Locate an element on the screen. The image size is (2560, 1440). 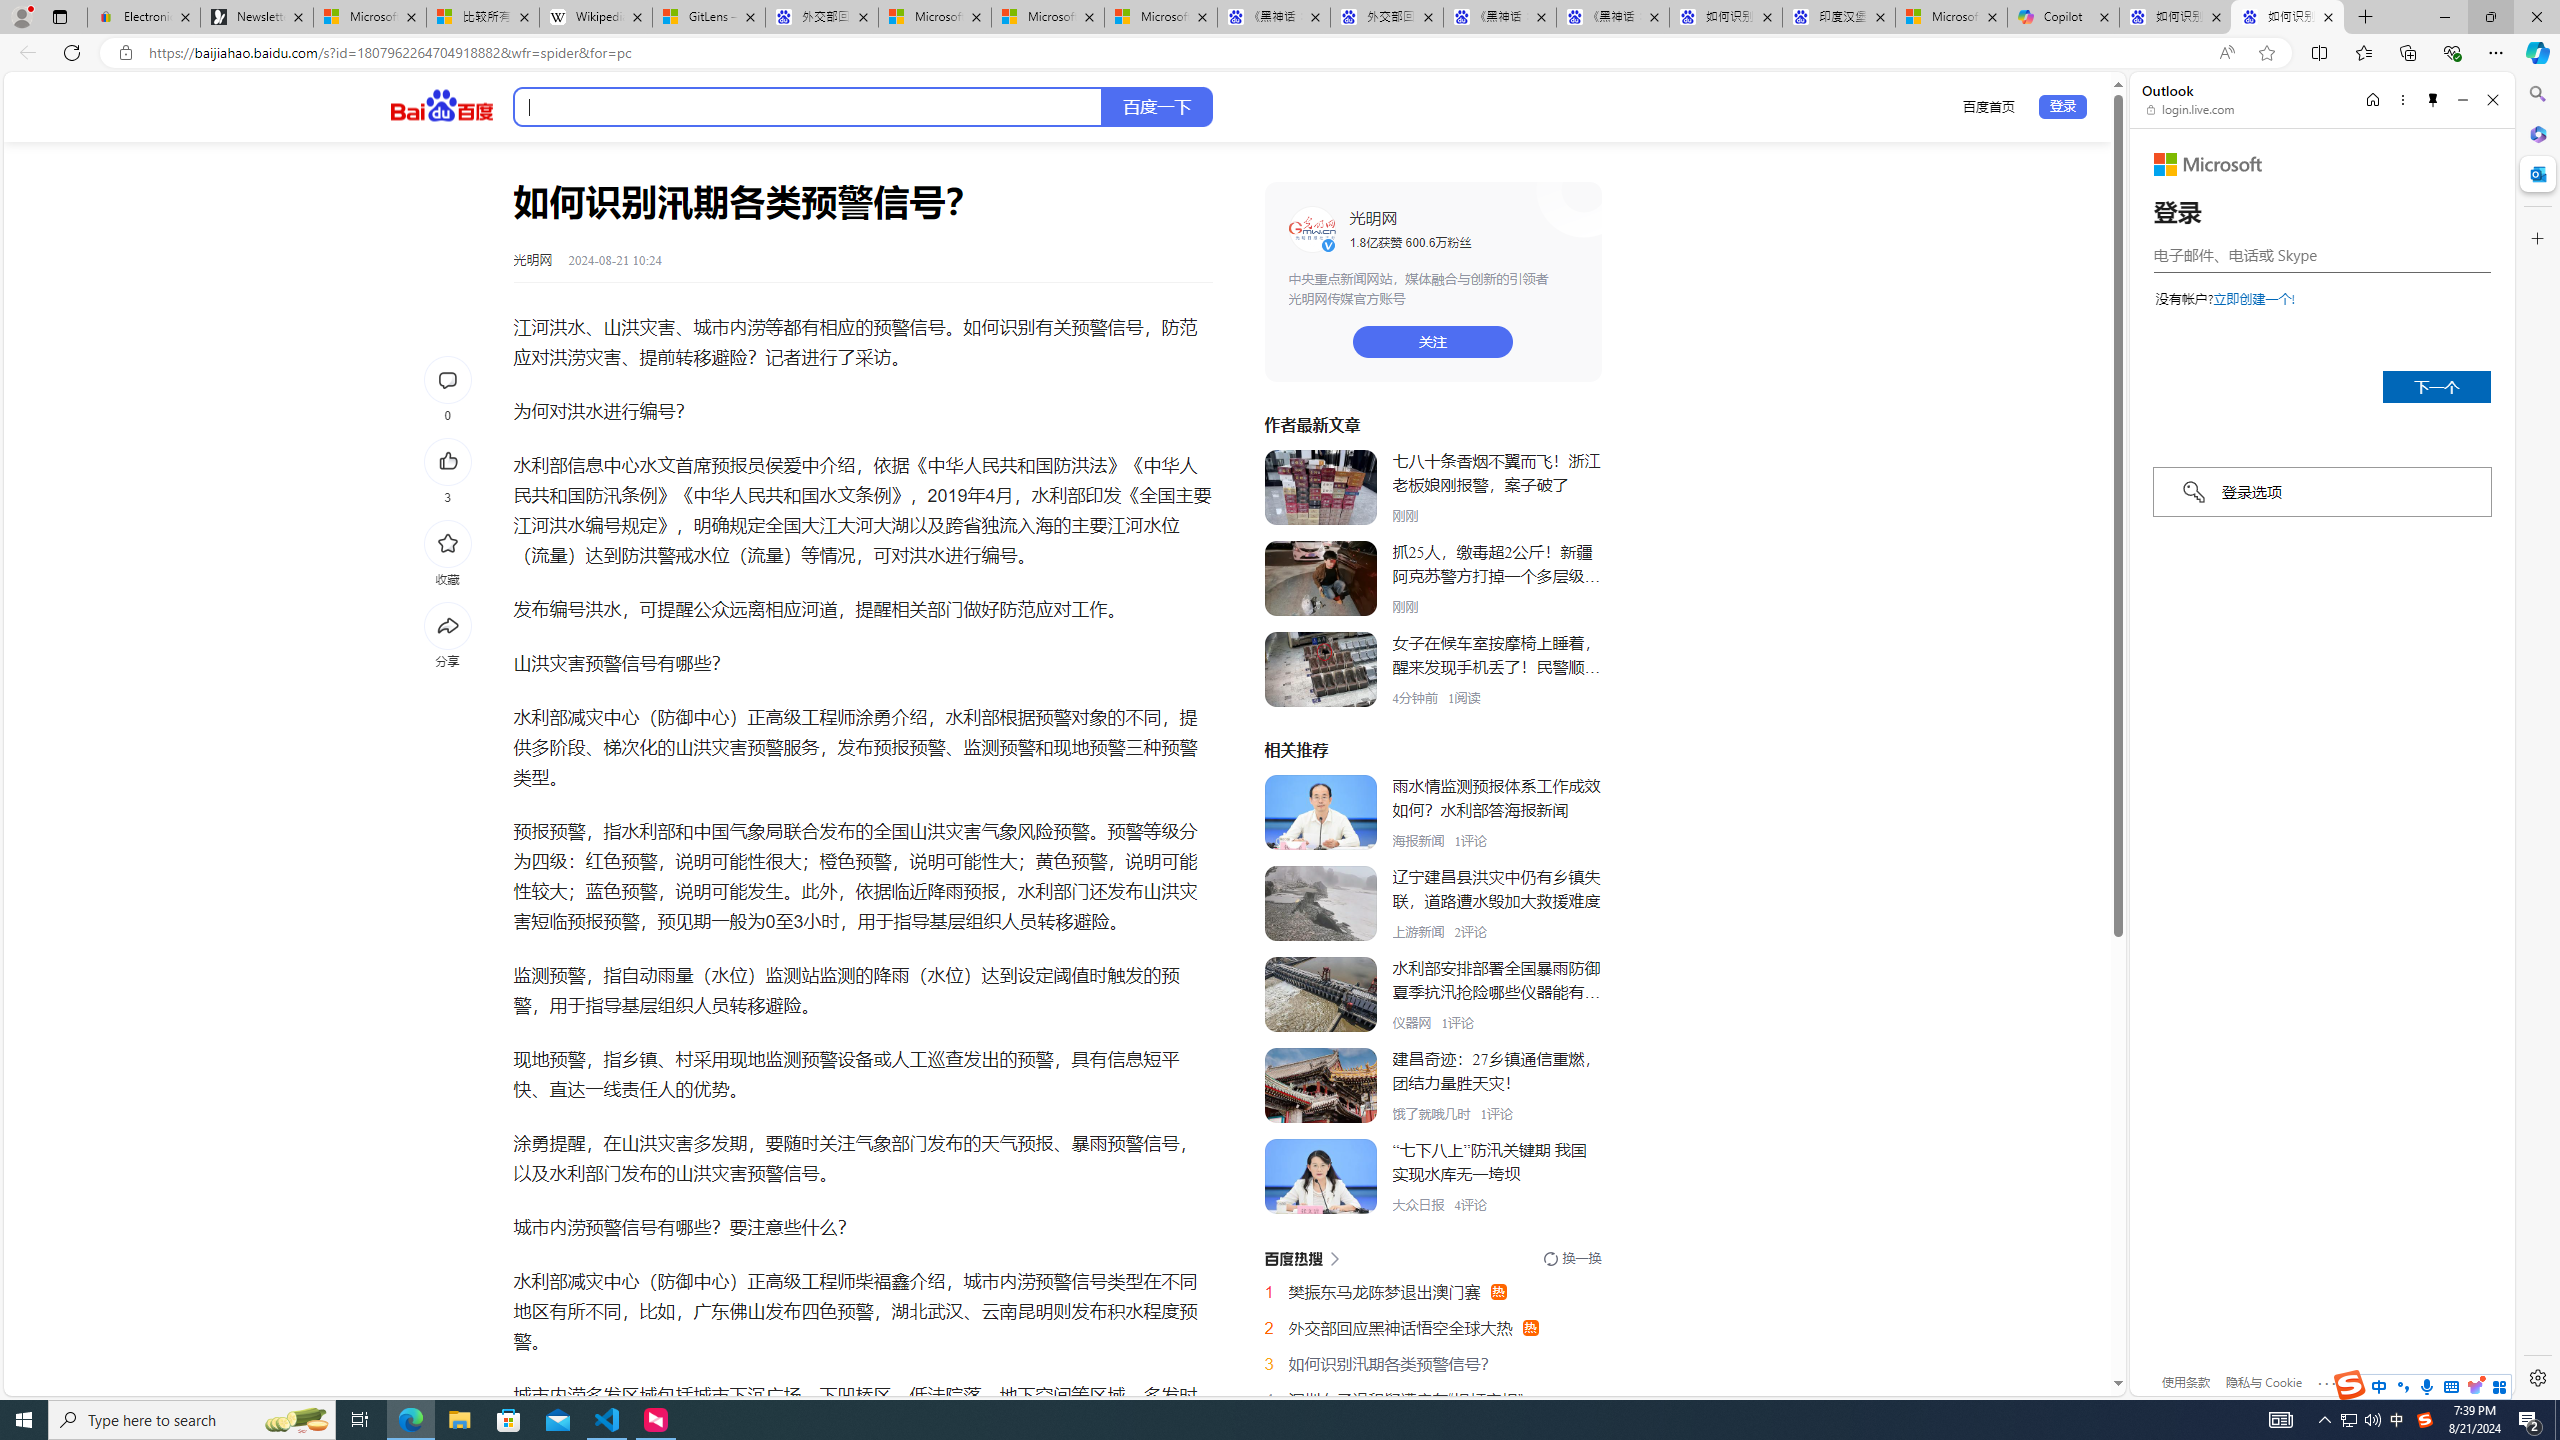
'Copilot' is located at coordinates (2062, 16).